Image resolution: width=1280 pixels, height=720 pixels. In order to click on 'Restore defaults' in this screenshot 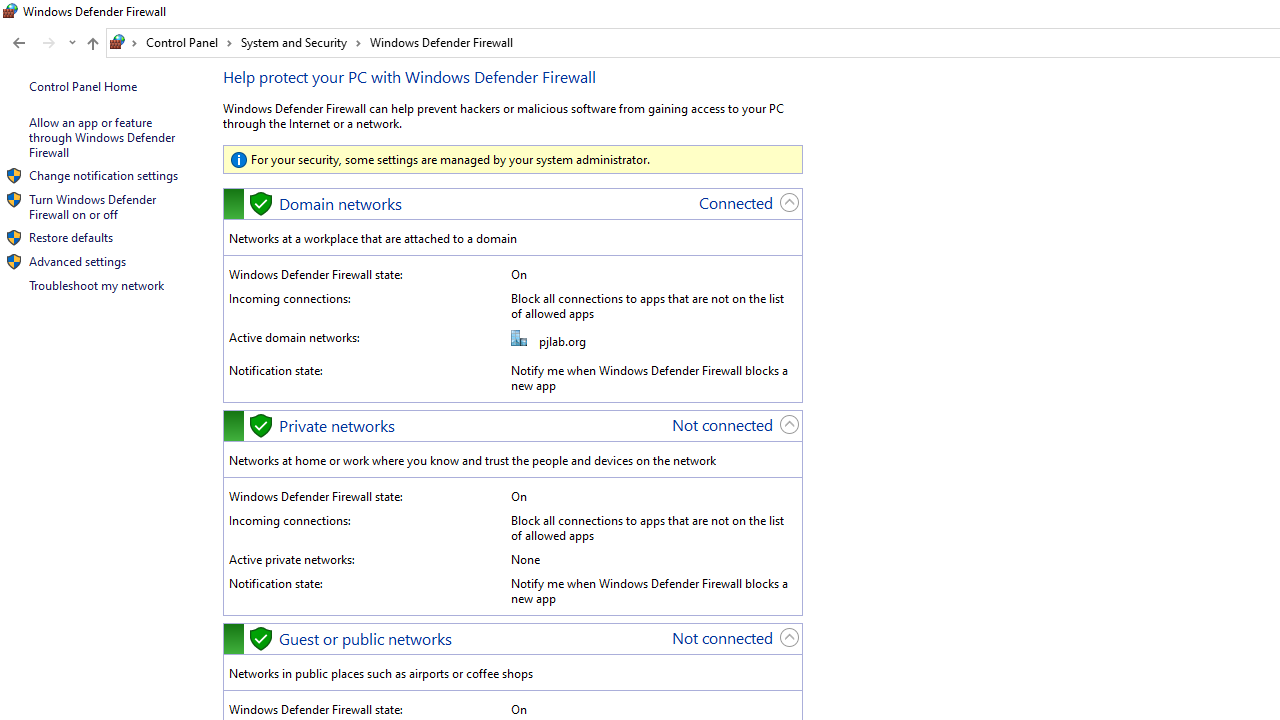, I will do `click(71, 236)`.